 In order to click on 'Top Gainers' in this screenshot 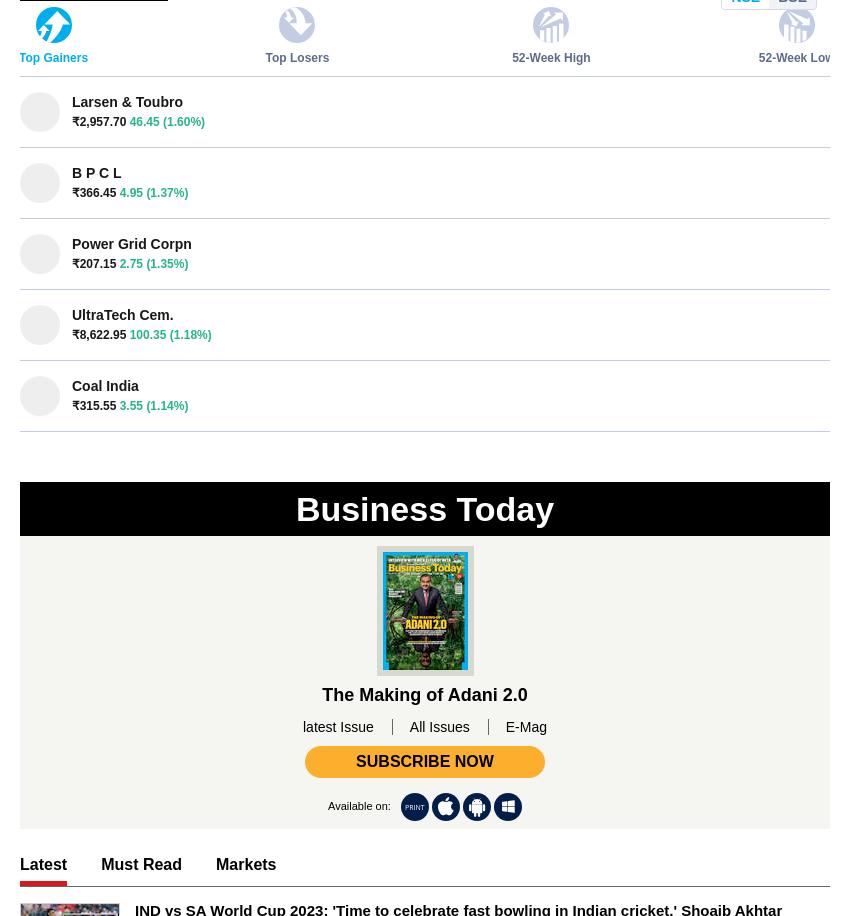, I will do `click(18, 56)`.